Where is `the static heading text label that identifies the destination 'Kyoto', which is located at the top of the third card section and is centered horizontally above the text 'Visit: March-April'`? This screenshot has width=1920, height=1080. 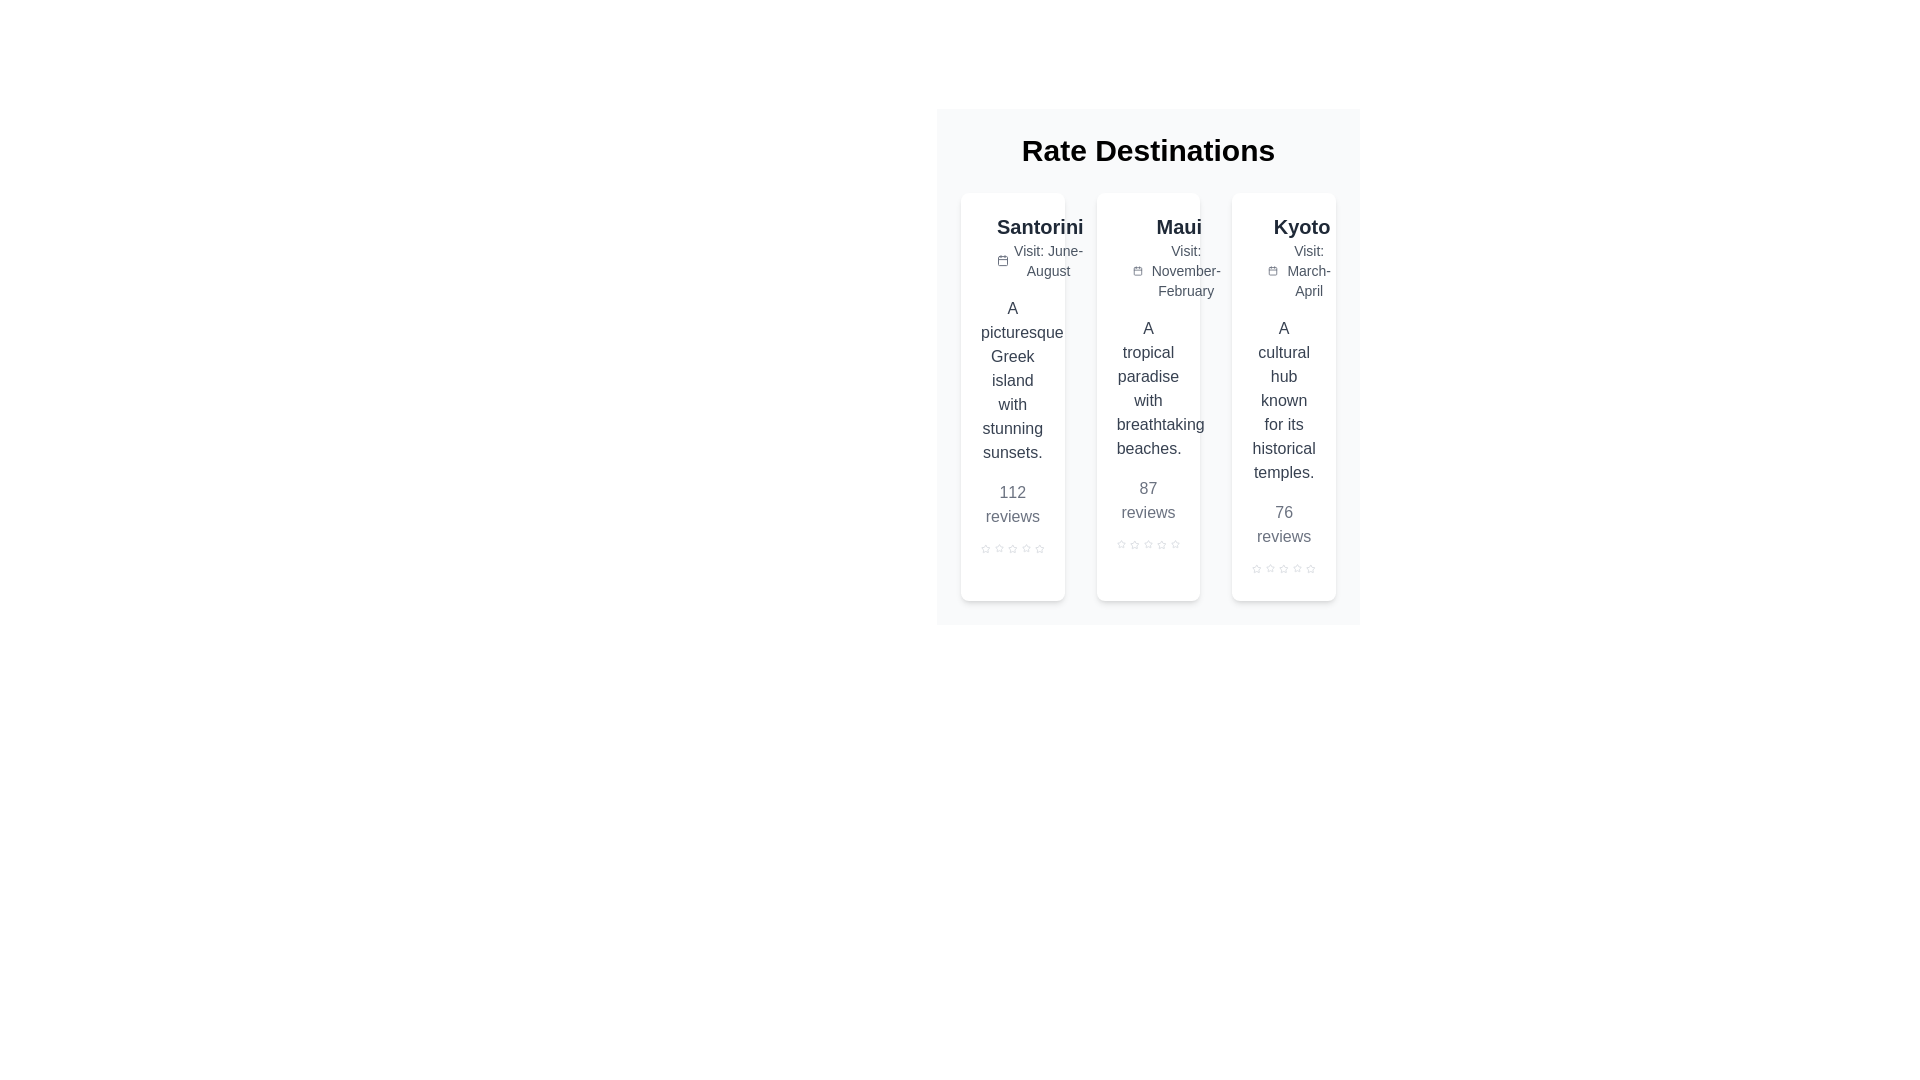
the static heading text label that identifies the destination 'Kyoto', which is located at the top of the third card section and is centered horizontally above the text 'Visit: March-April' is located at coordinates (1302, 226).